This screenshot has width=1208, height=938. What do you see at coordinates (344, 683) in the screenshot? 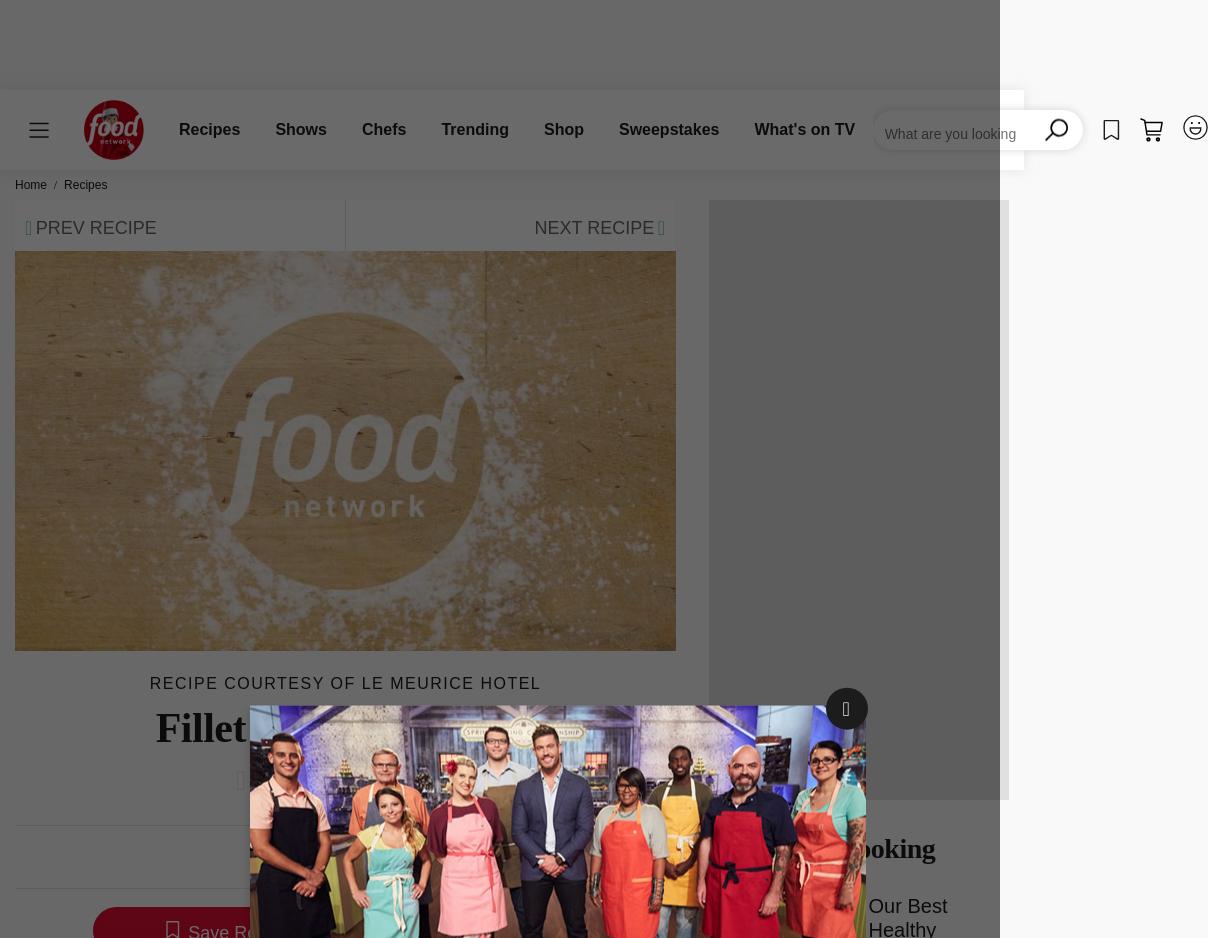
I see `'Recipe courtesy of Le Meurice Hotel'` at bounding box center [344, 683].